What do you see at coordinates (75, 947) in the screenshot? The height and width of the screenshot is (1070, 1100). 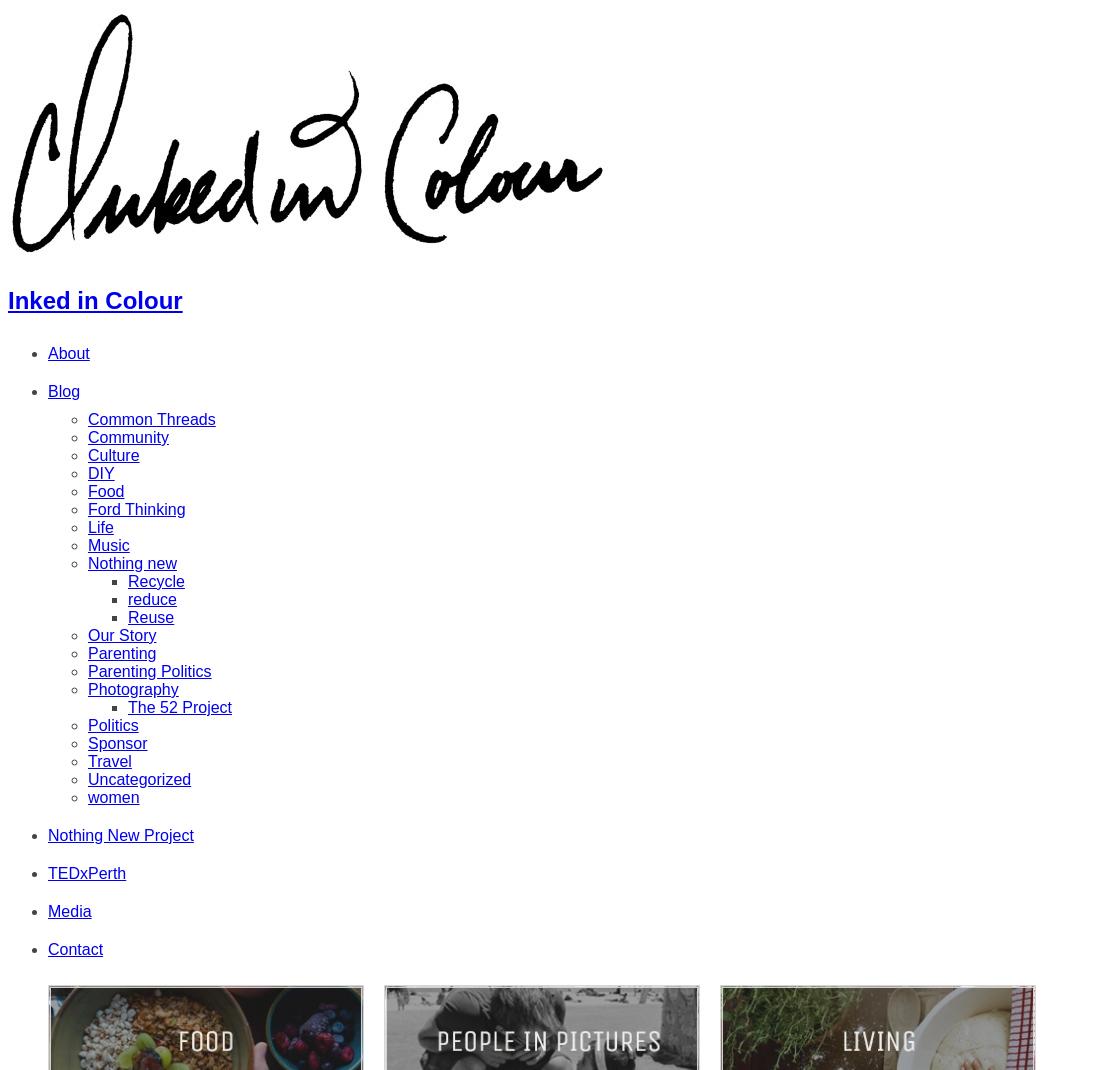 I see `'Contact'` at bounding box center [75, 947].